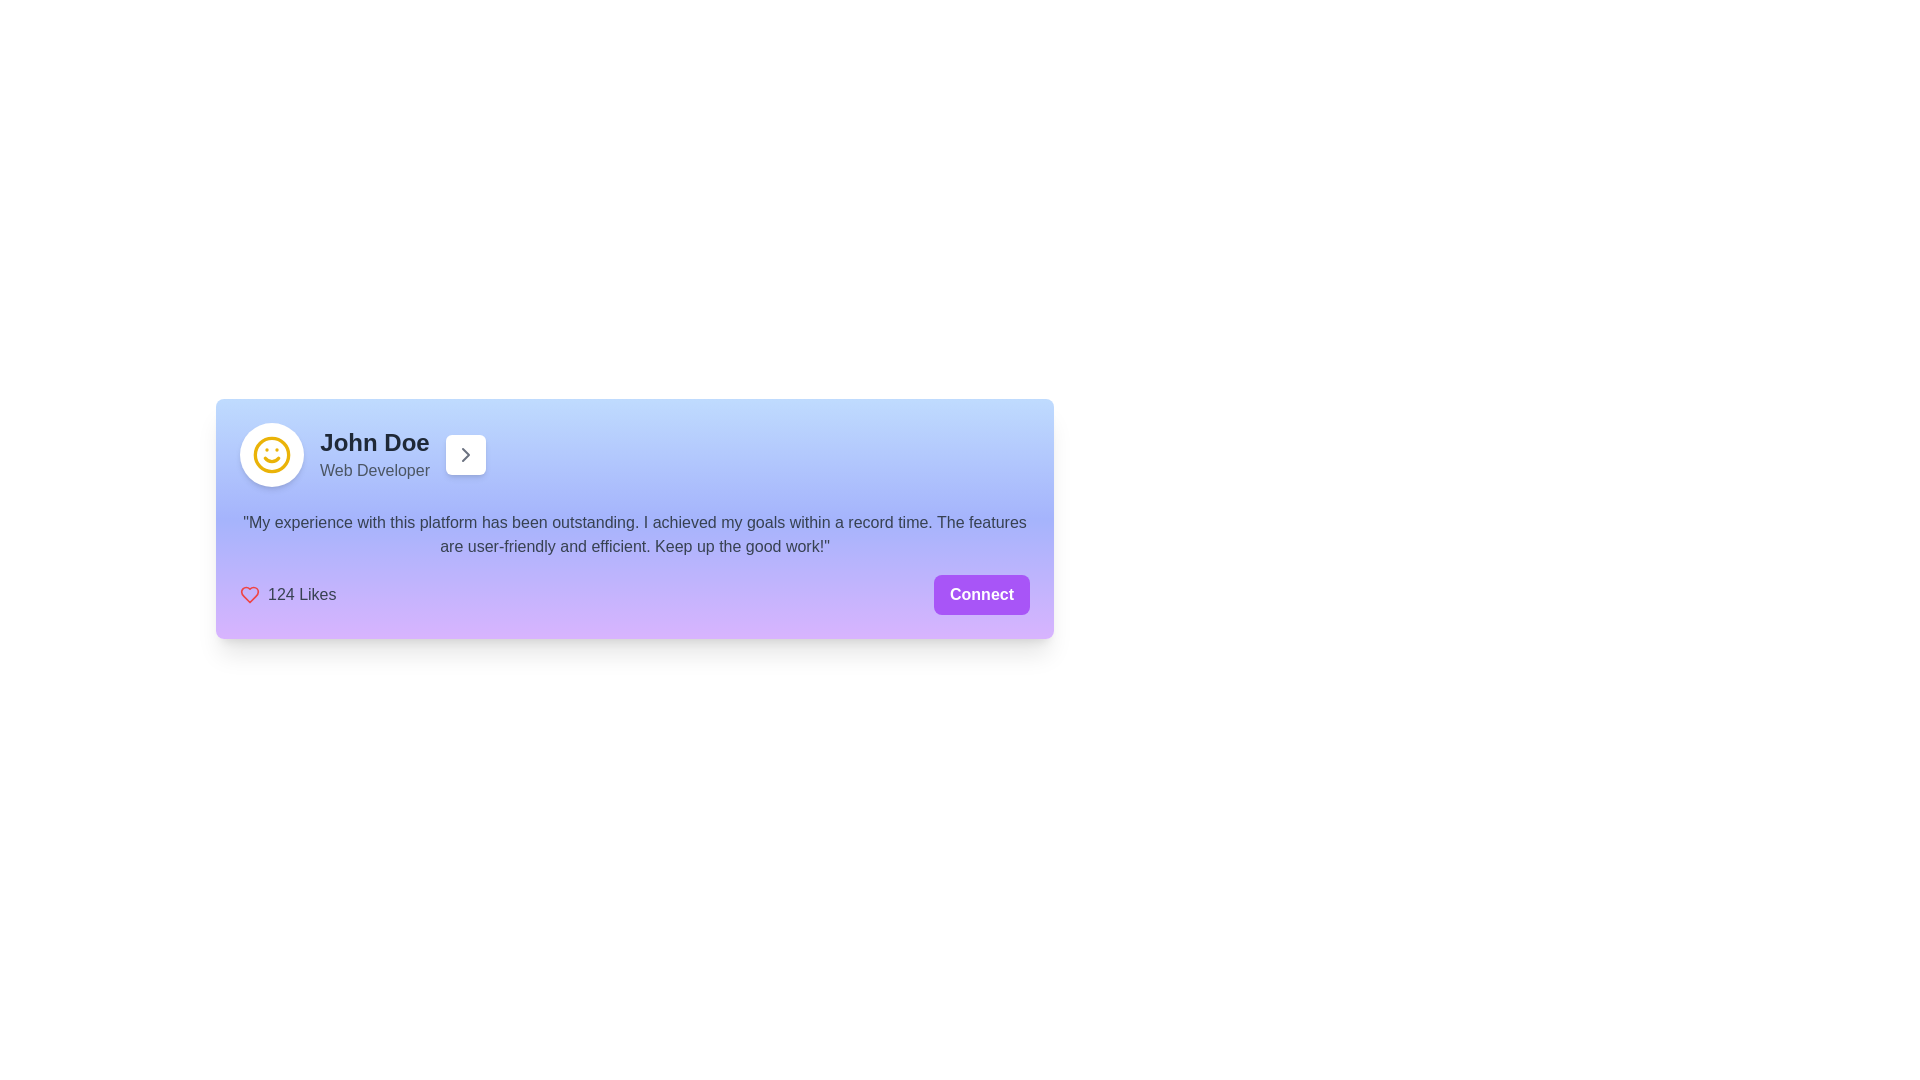 The width and height of the screenshot is (1920, 1080). What do you see at coordinates (301, 593) in the screenshot?
I see `the text label displaying '124 Likes', which is styled in medium gray on a light purple background, located on the lower-left corner of the card, second to the right of a red heart icon` at bounding box center [301, 593].